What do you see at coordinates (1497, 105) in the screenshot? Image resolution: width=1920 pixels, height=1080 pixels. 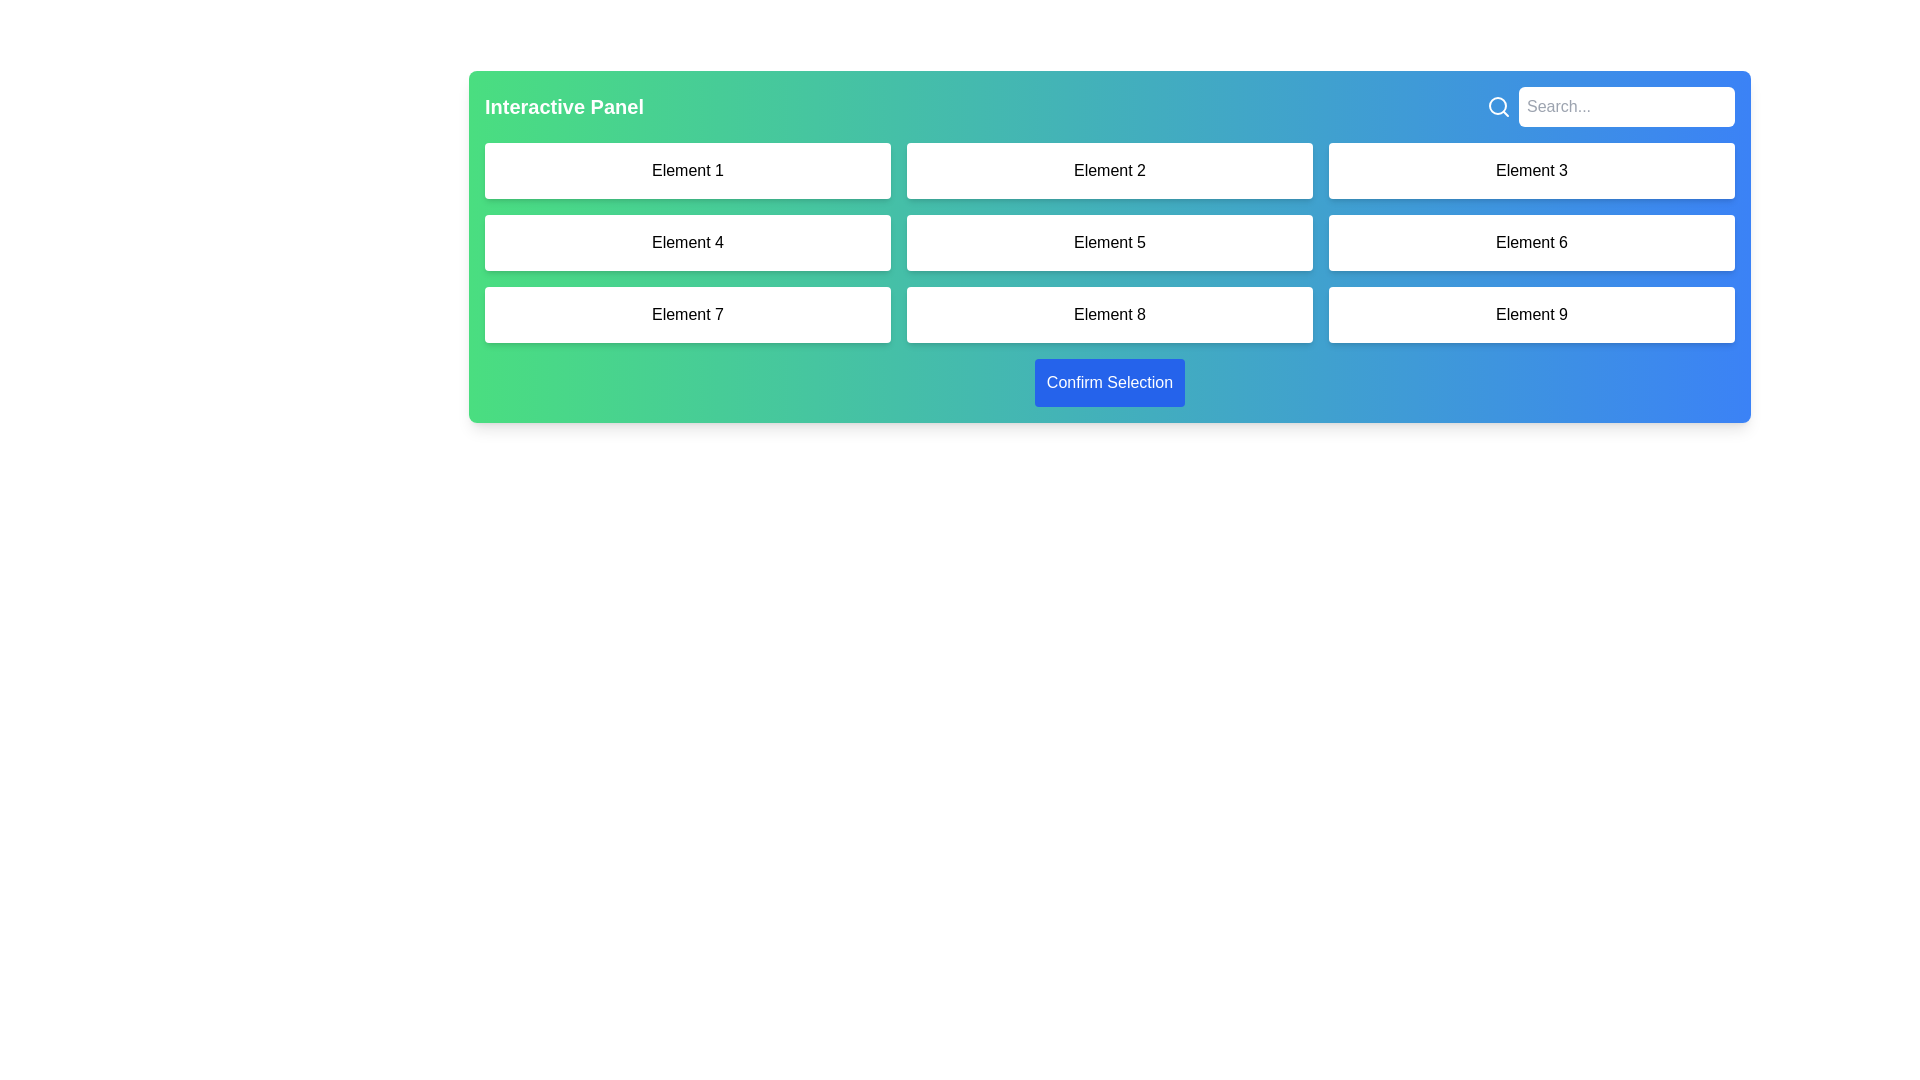 I see `the decorative role of the circular vector graphic icon that is part of the search icon, located near the top-right corner of the interface, just to the left of the search input field` at bounding box center [1497, 105].